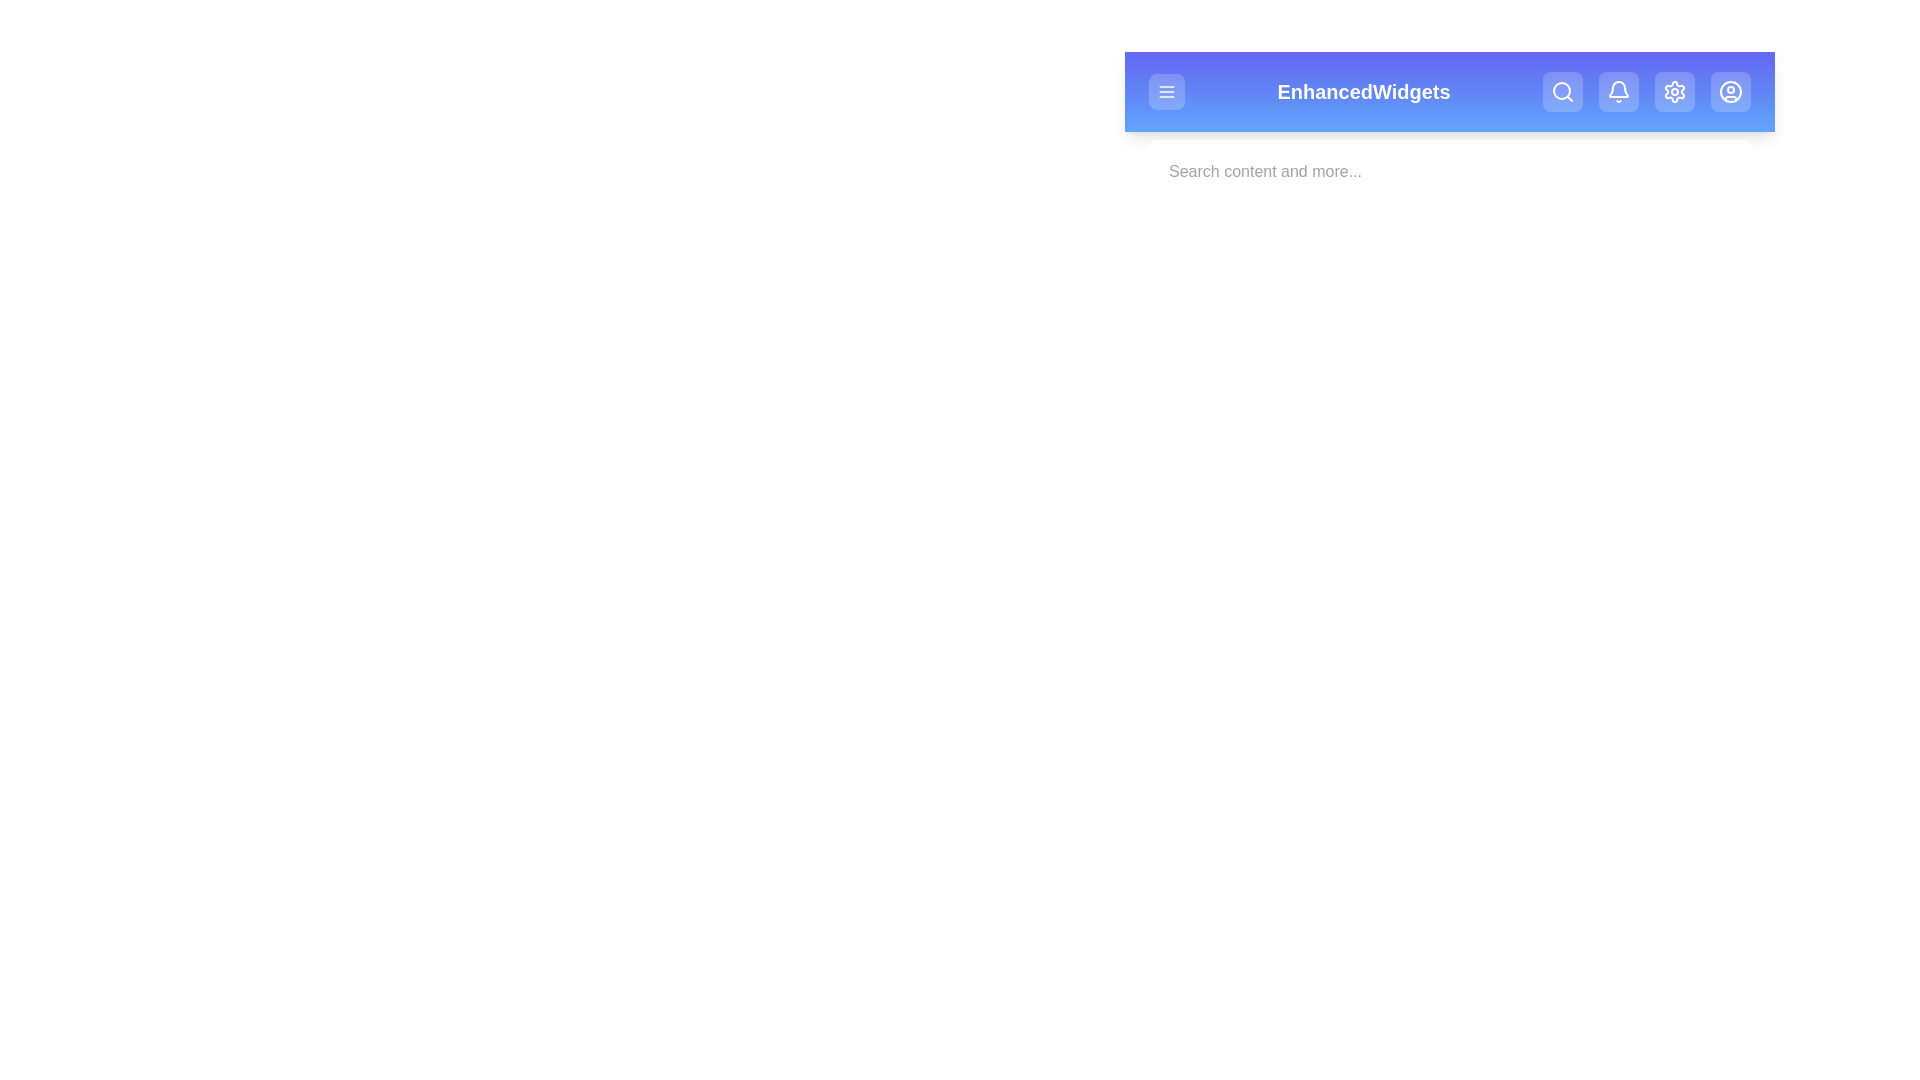 This screenshot has height=1080, width=1920. What do you see at coordinates (1166, 92) in the screenshot?
I see `menu button to toggle the menu visibility` at bounding box center [1166, 92].